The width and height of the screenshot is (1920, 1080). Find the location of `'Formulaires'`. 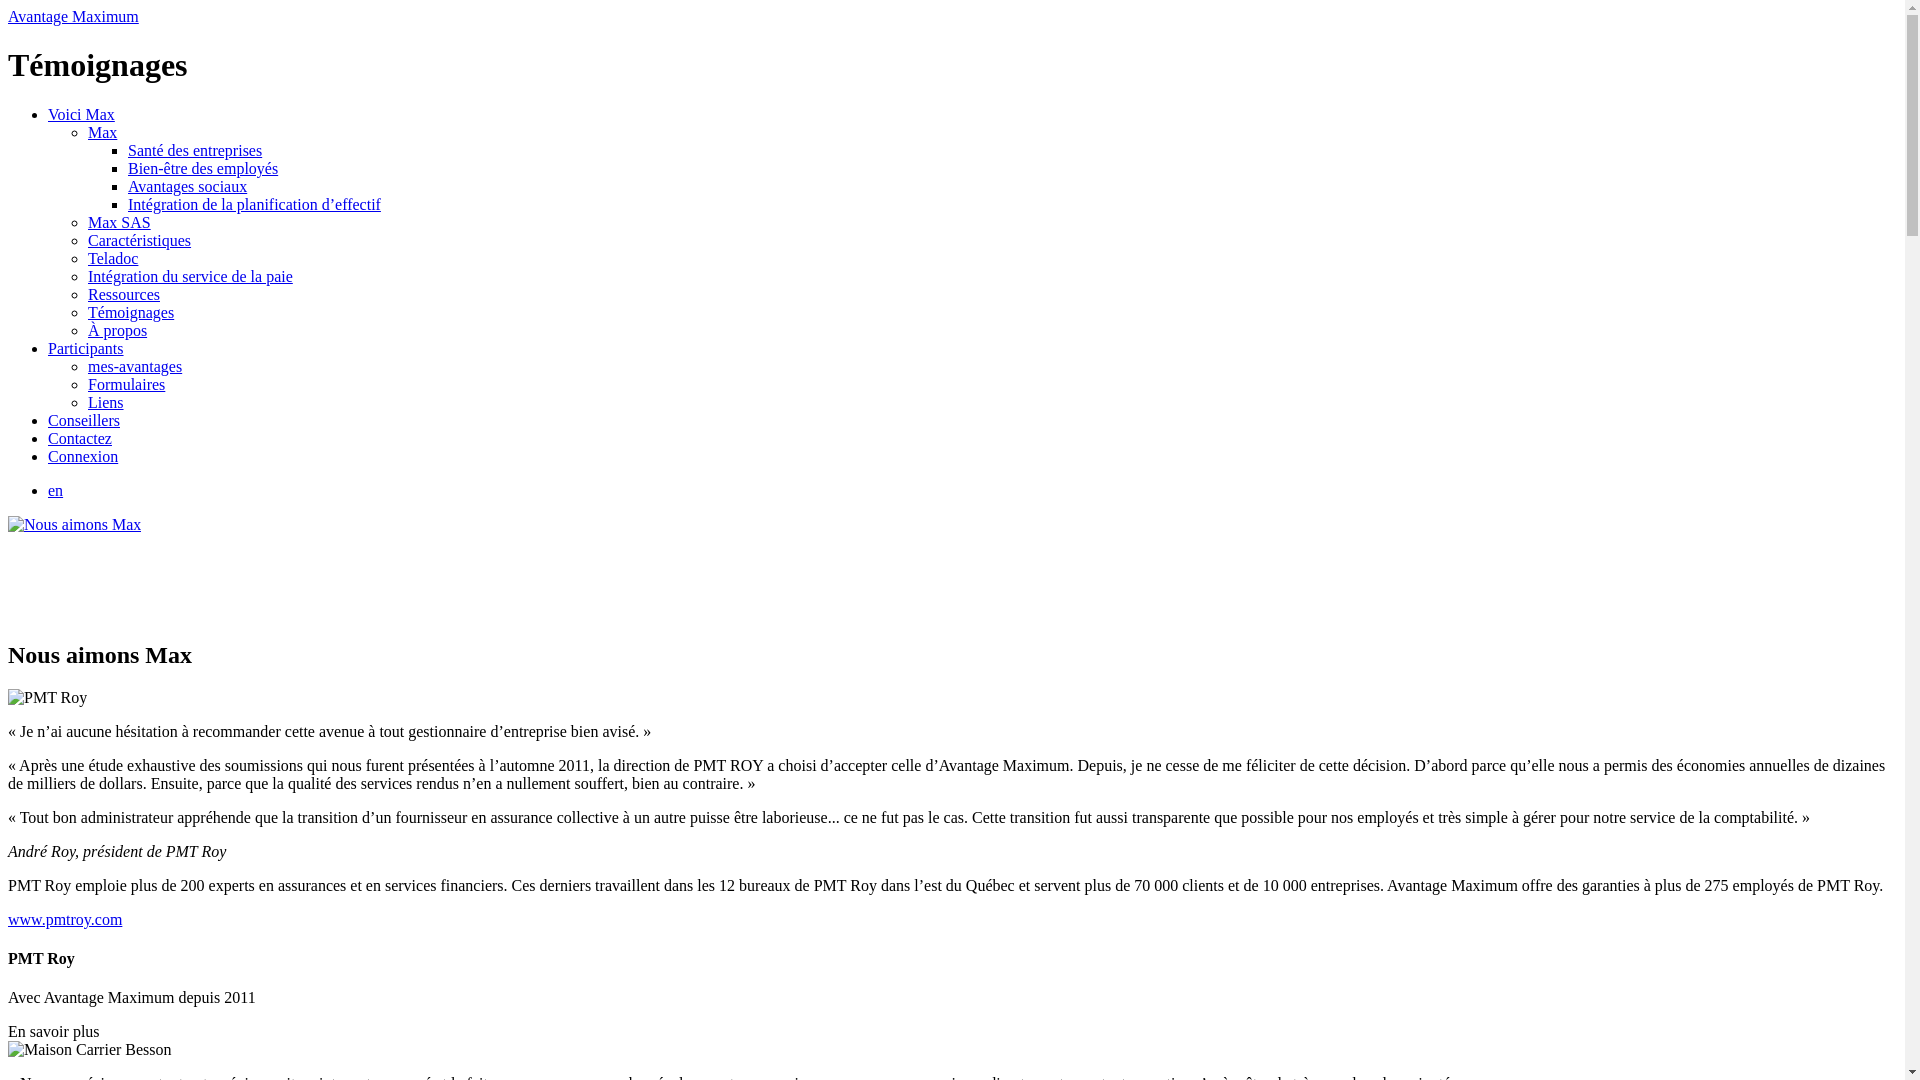

'Formulaires' is located at coordinates (125, 384).